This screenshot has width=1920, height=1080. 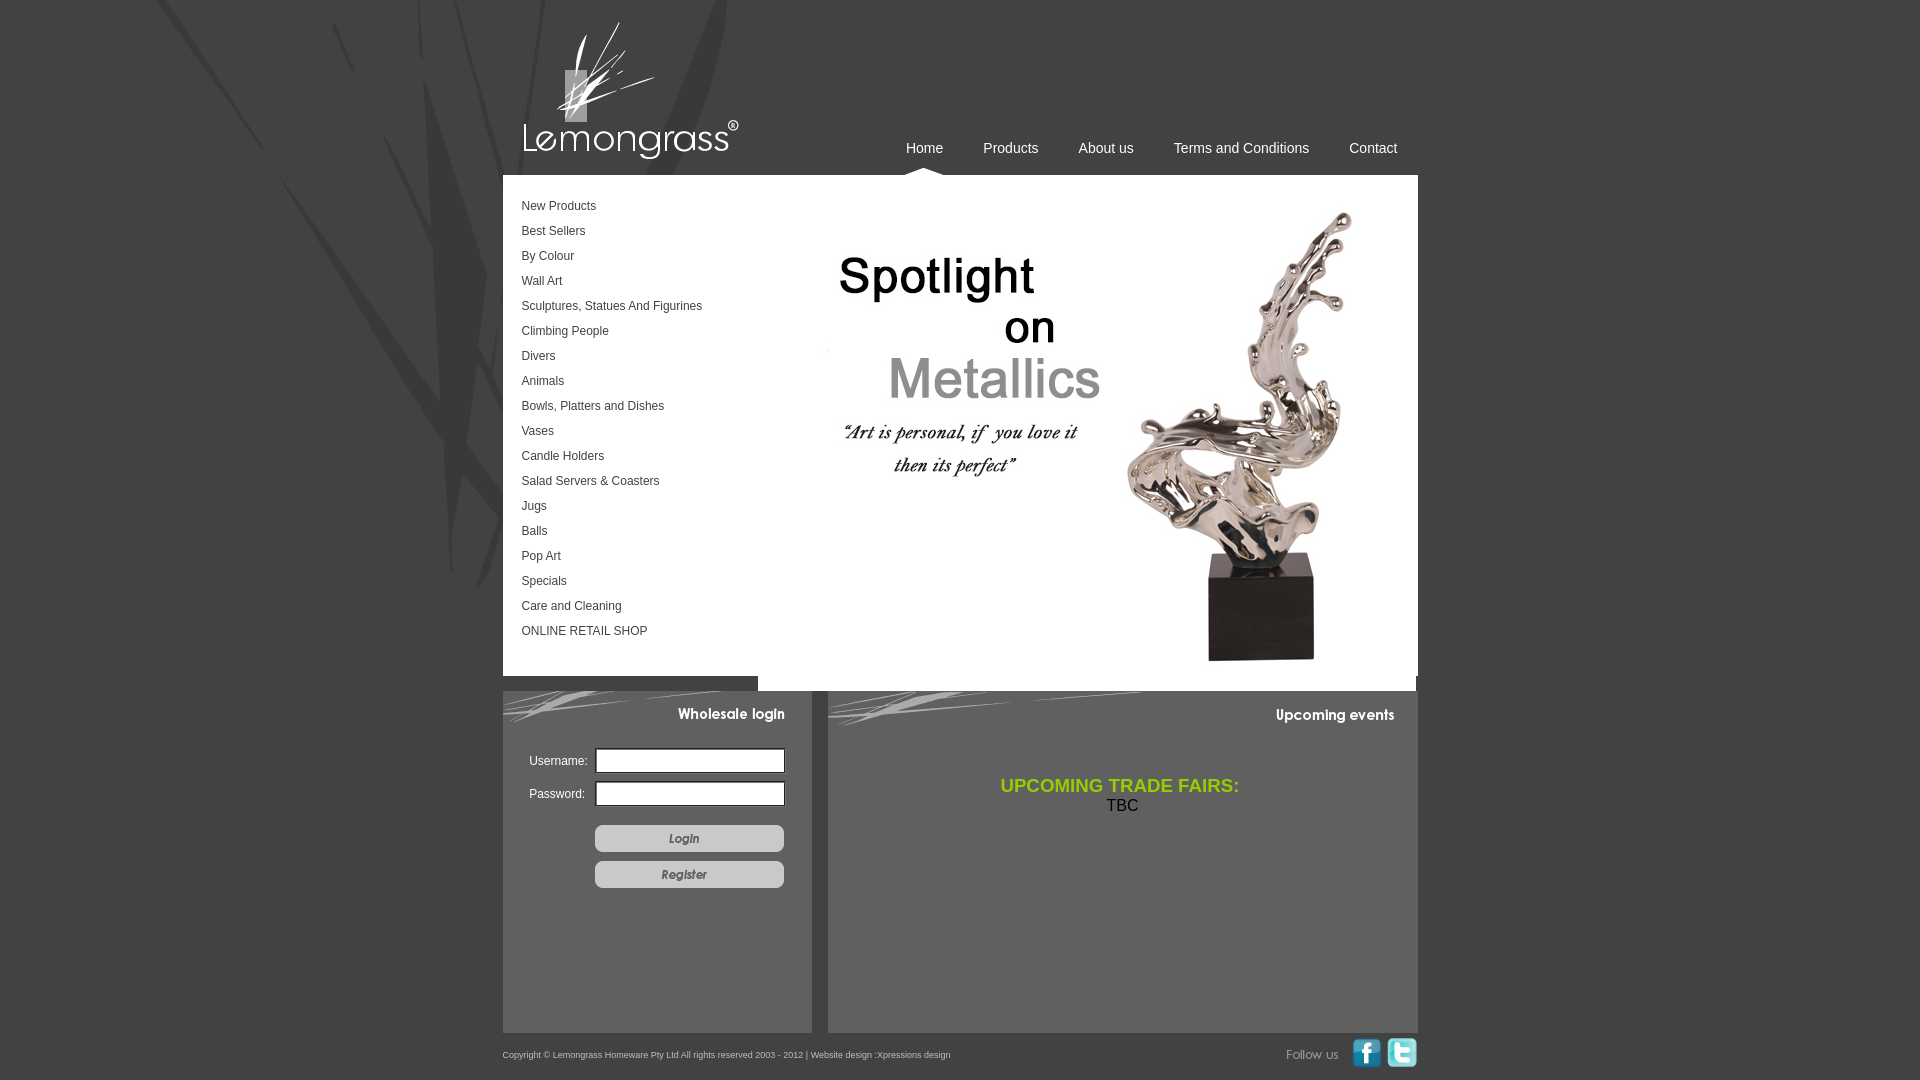 What do you see at coordinates (923, 156) in the screenshot?
I see `'Home'` at bounding box center [923, 156].